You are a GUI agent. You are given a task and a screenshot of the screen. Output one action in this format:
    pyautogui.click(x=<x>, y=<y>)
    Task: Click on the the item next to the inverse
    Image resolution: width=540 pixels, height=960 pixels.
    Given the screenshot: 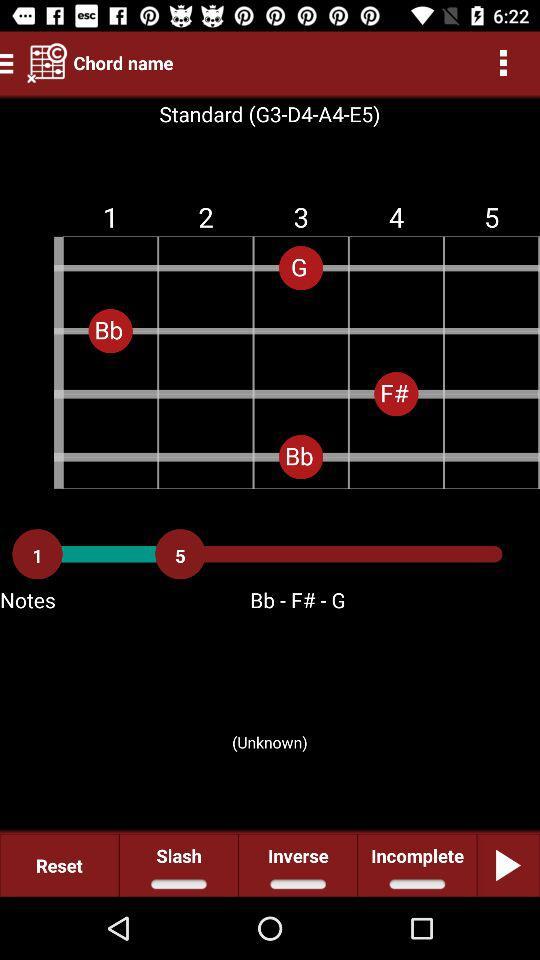 What is the action you would take?
    pyautogui.click(x=416, y=864)
    